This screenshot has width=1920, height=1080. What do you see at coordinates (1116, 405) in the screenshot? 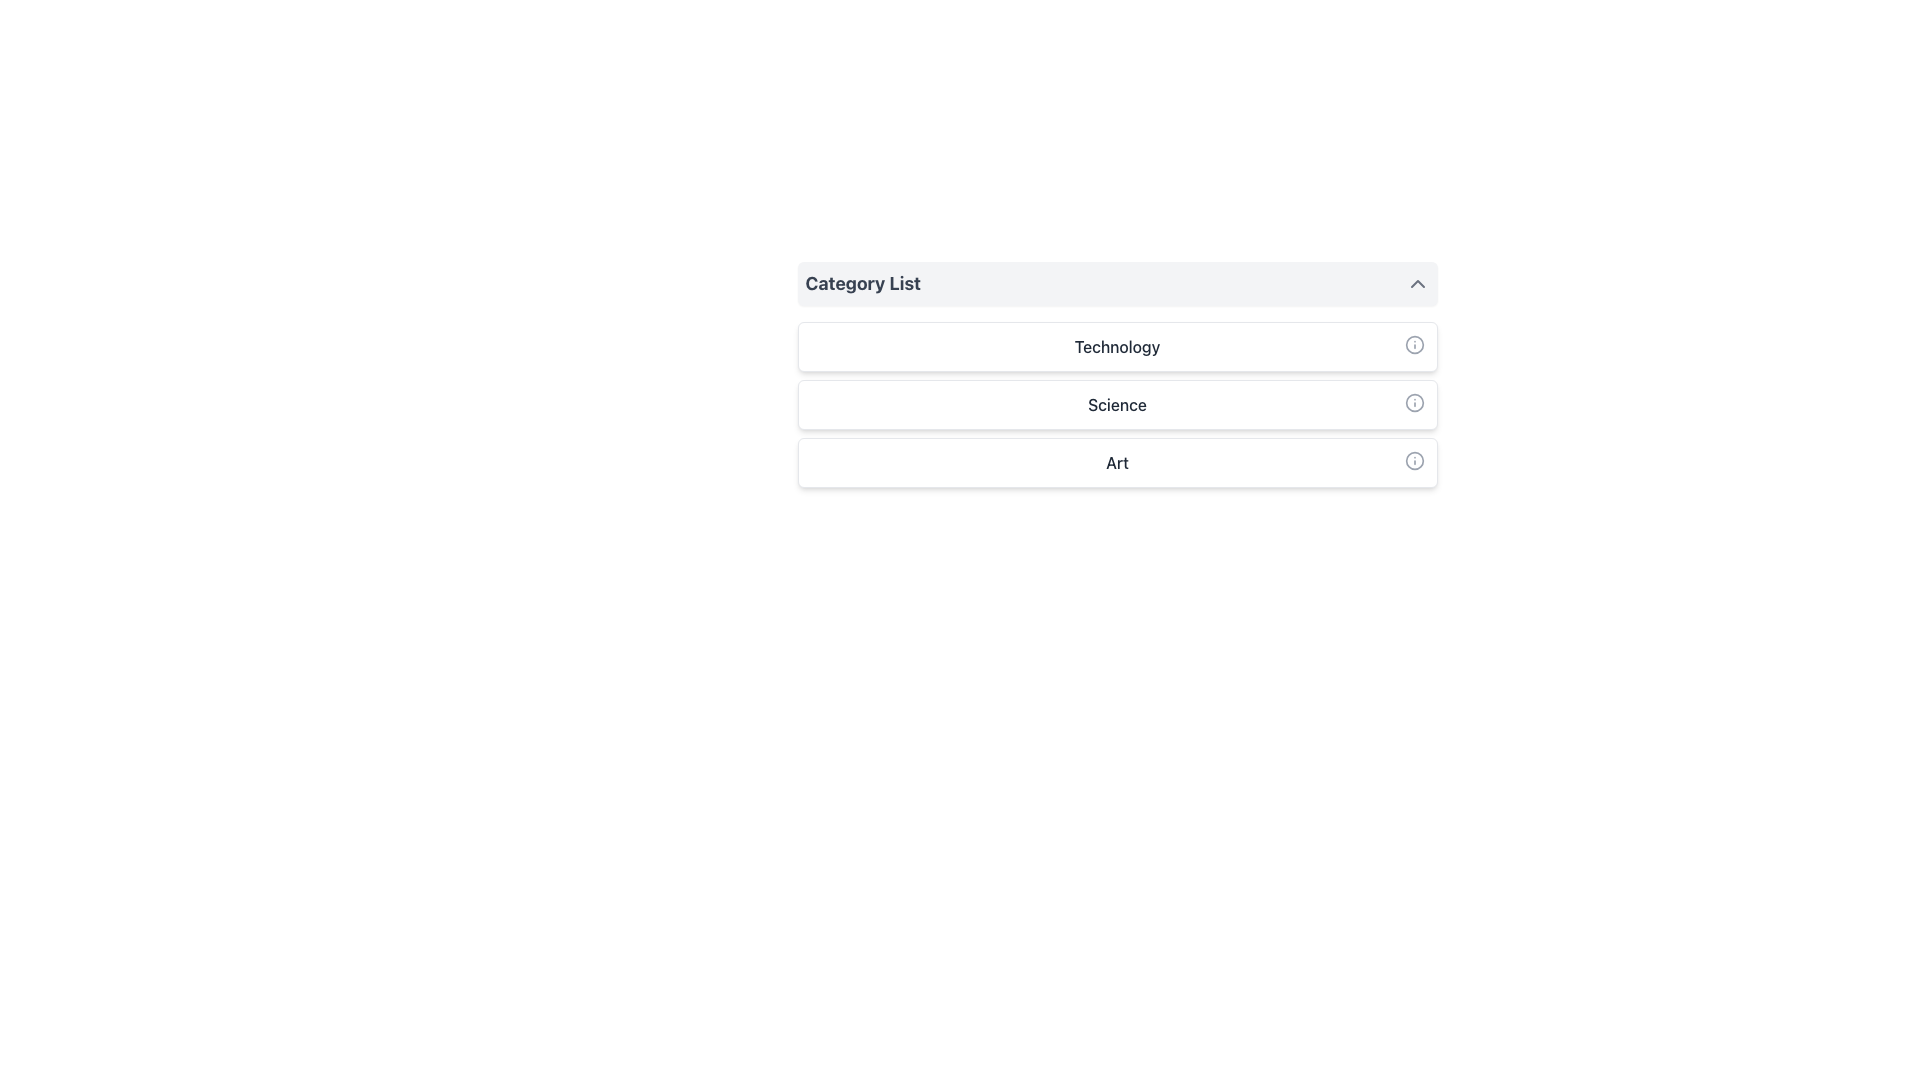
I see `the category labels within the List component located beneath the 'Category List' header` at bounding box center [1116, 405].